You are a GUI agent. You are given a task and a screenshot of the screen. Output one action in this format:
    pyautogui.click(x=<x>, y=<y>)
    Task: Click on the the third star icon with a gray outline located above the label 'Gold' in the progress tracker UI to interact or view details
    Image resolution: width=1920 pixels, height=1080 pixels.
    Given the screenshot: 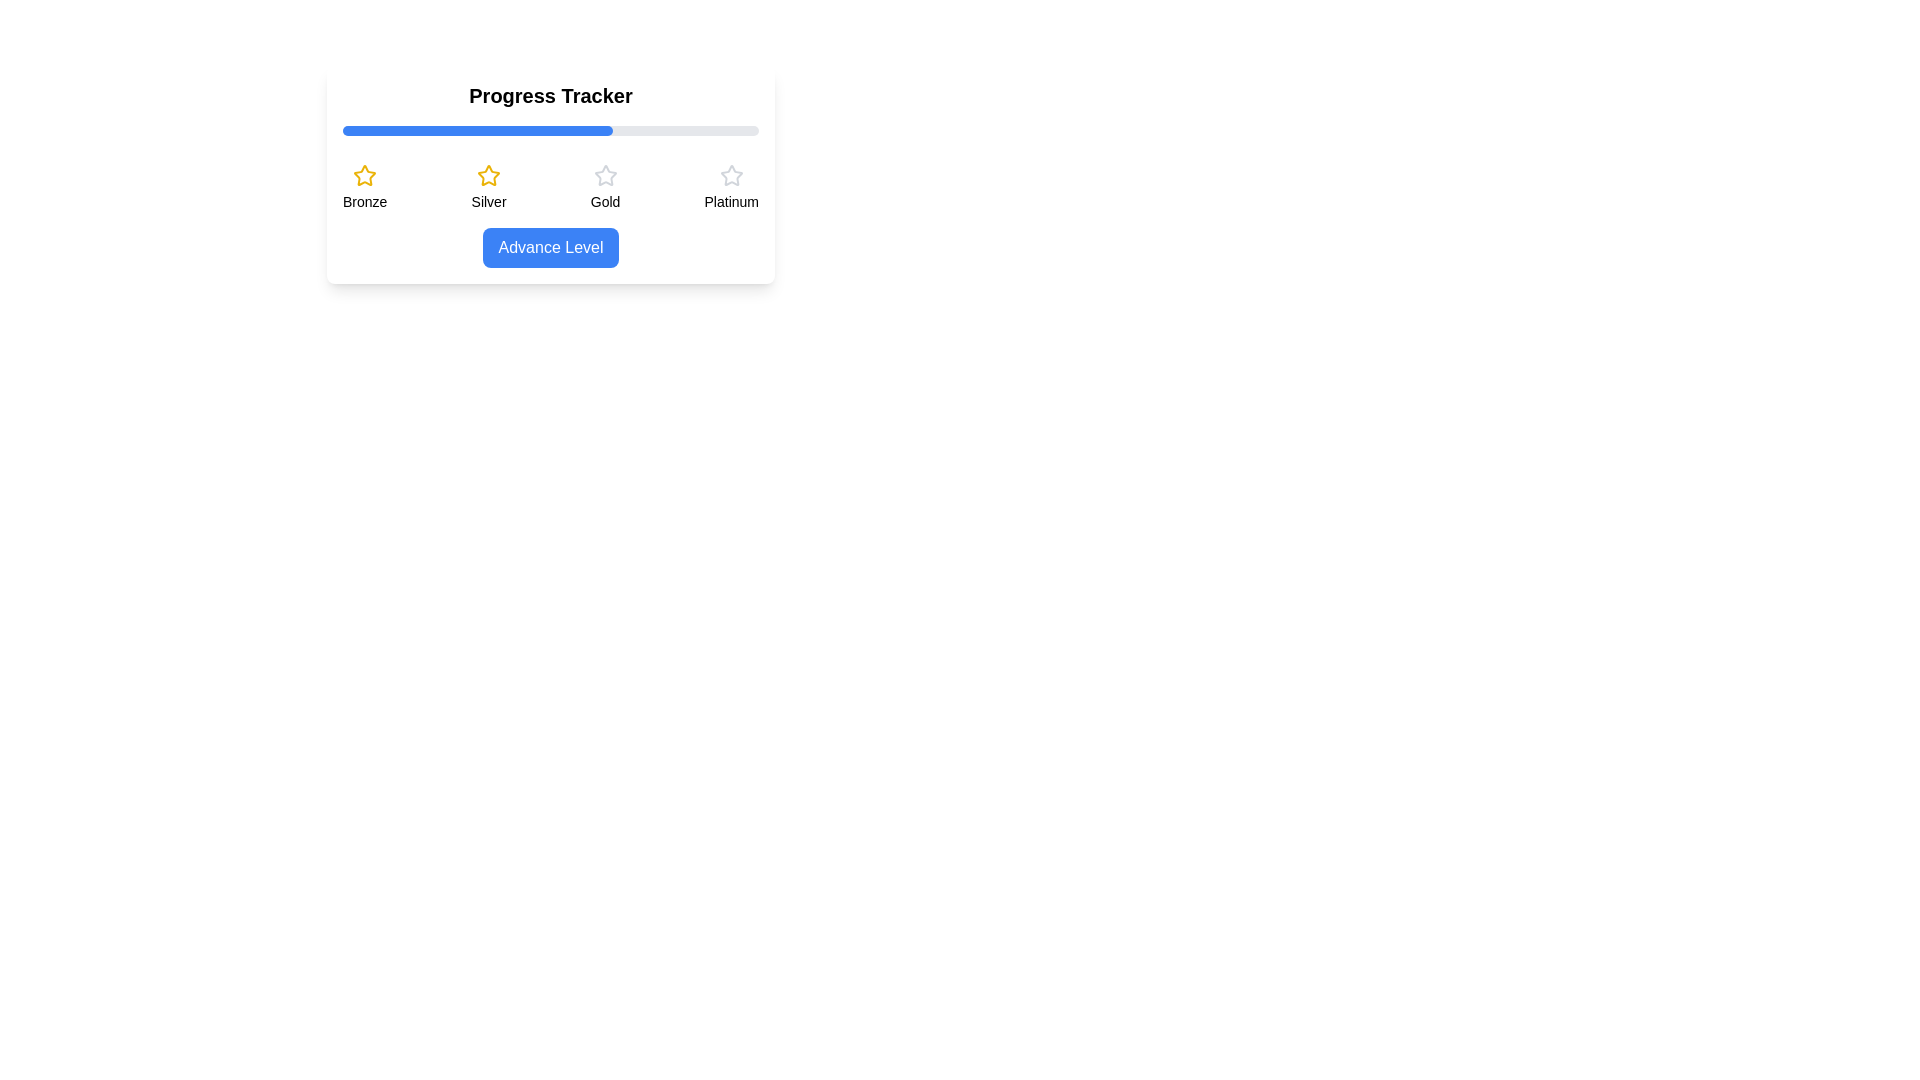 What is the action you would take?
    pyautogui.click(x=604, y=175)
    